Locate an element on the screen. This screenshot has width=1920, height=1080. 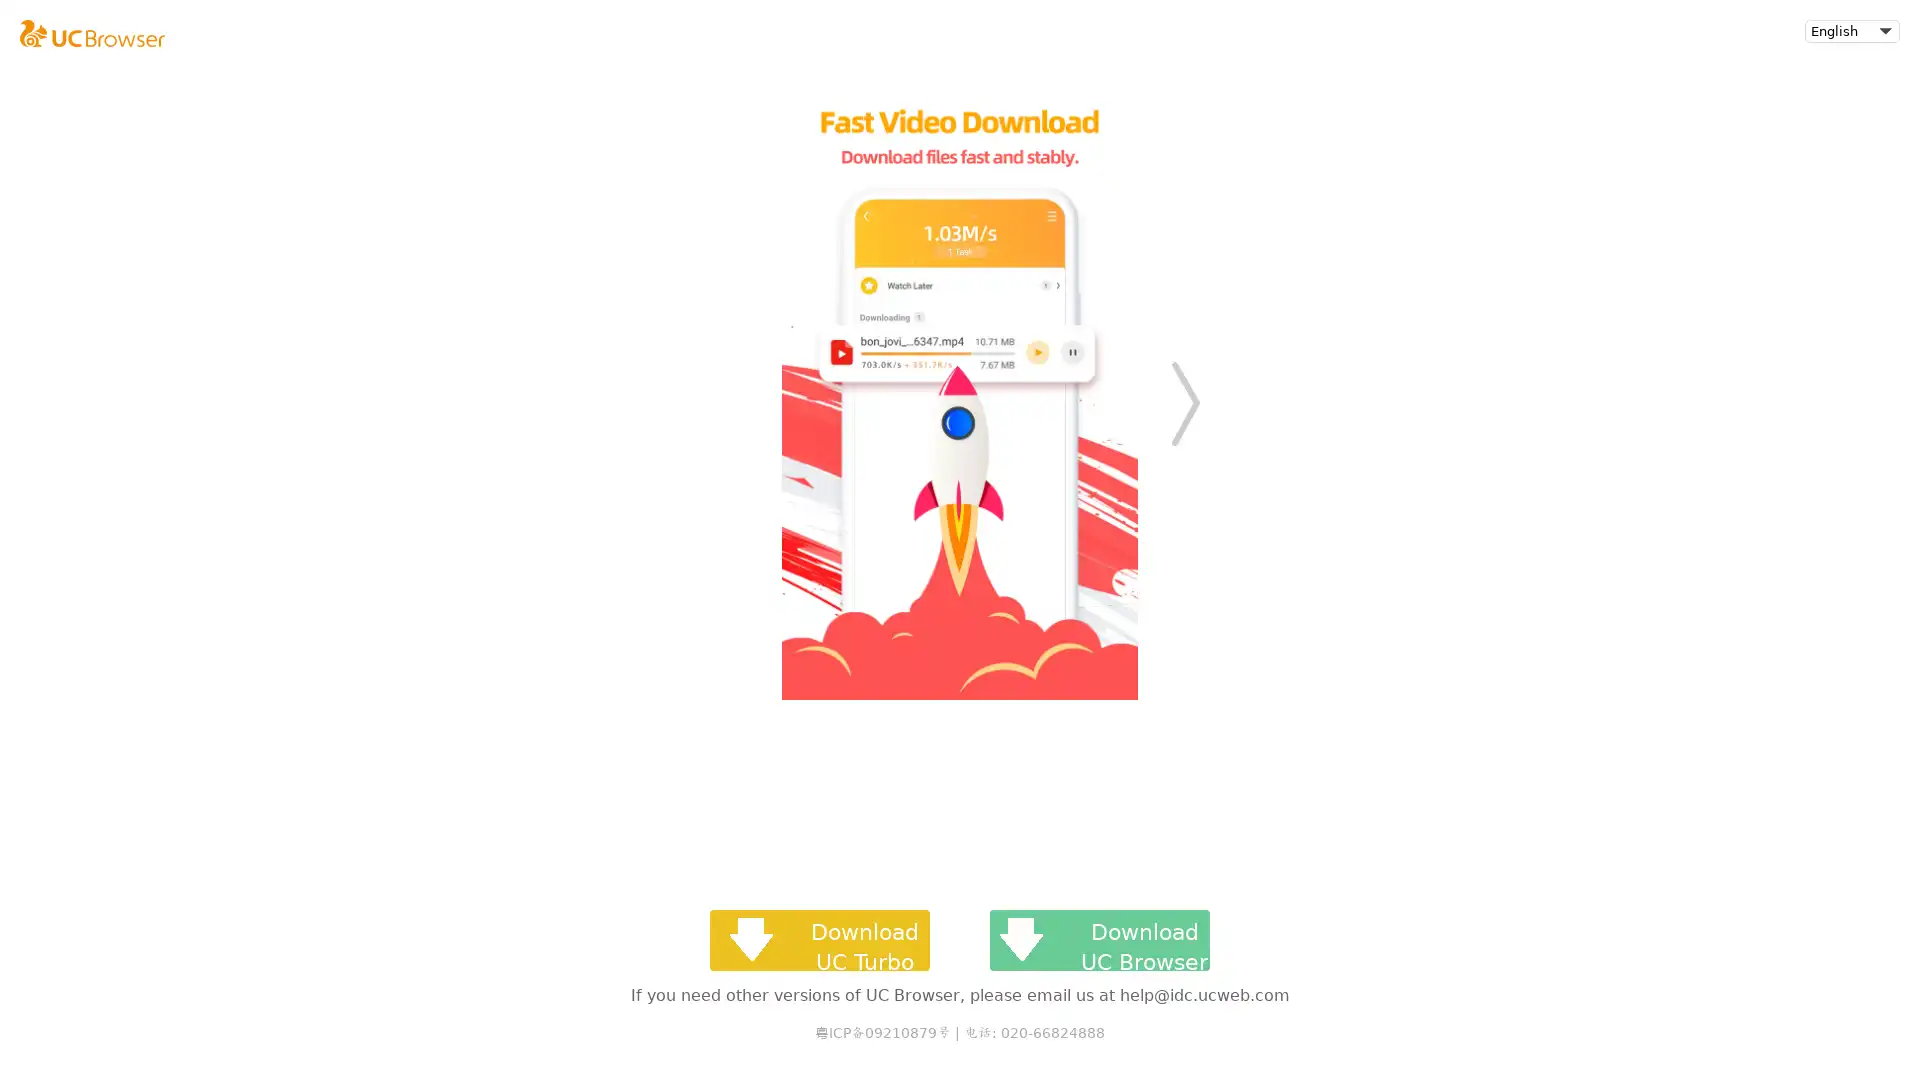
Previous slide is located at coordinates (733, 404).